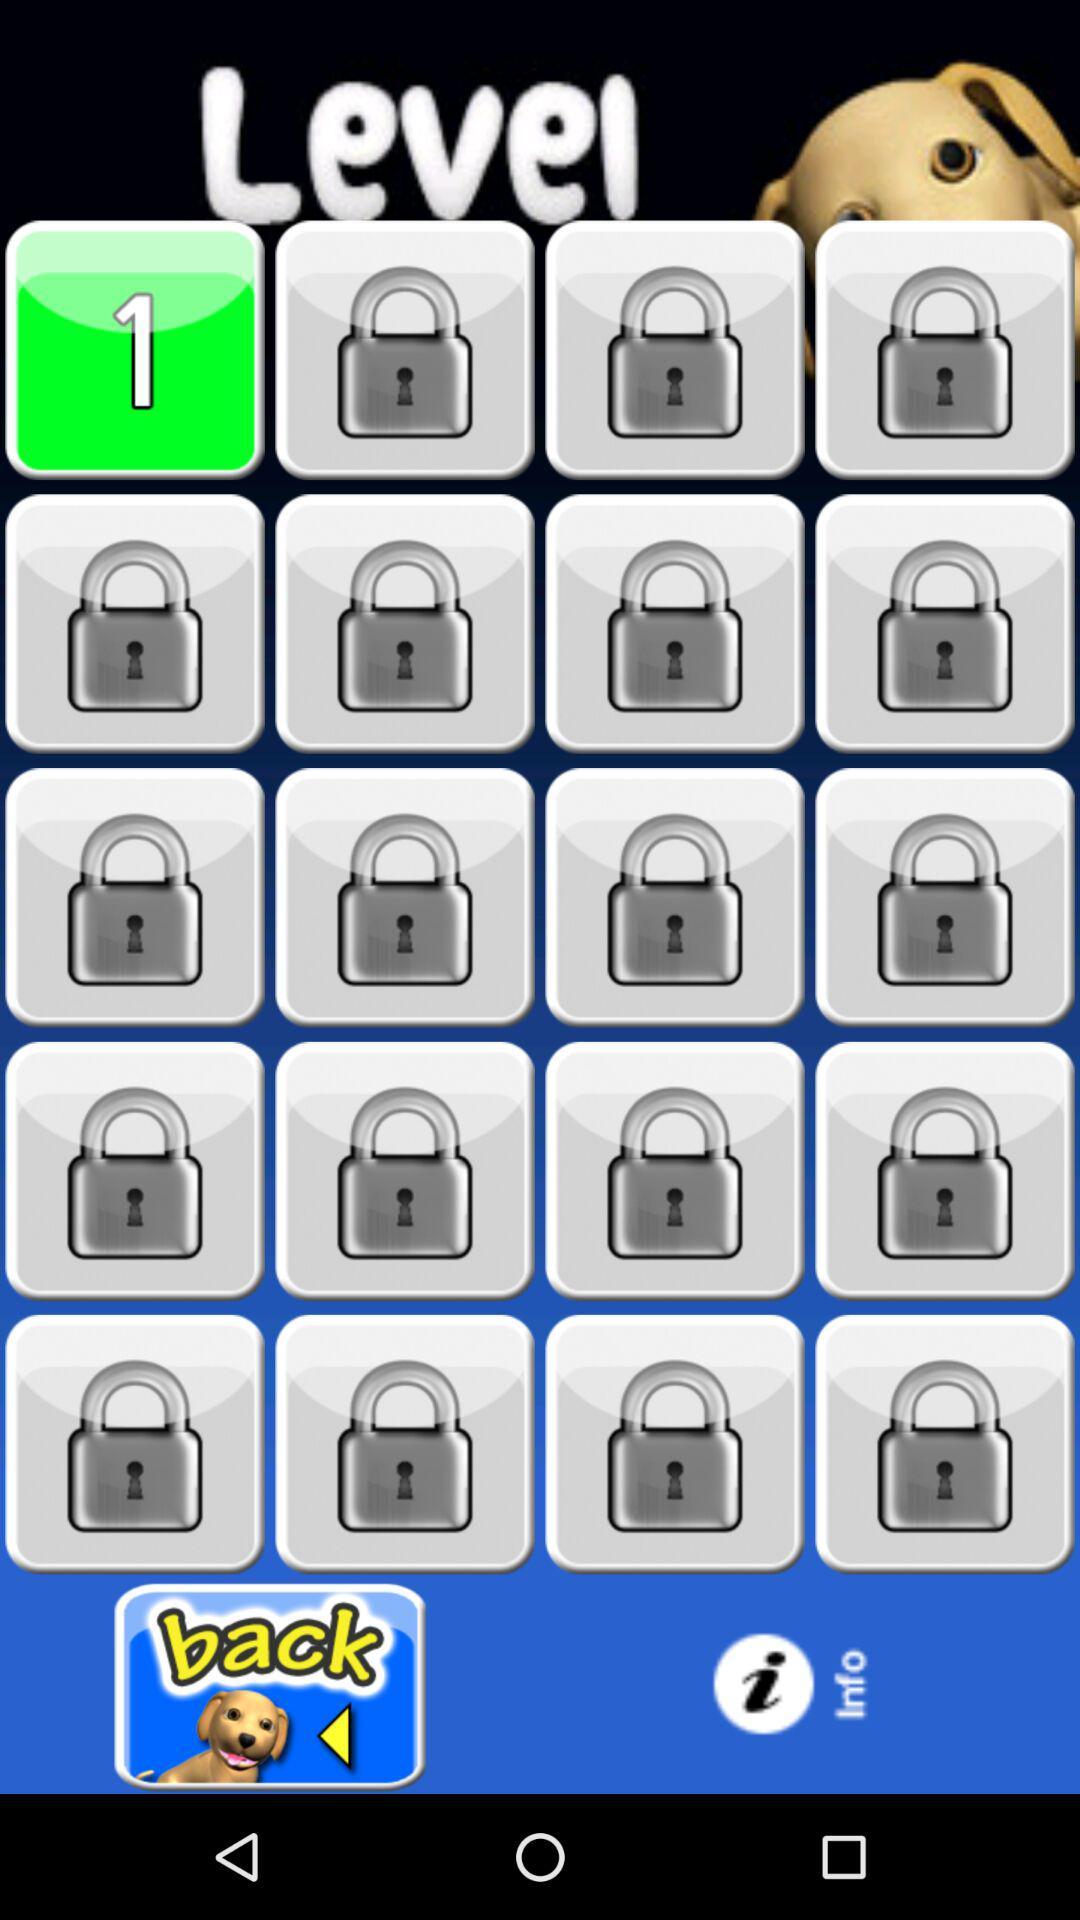 Image resolution: width=1080 pixels, height=1920 pixels. Describe the element at coordinates (945, 623) in the screenshot. I see `unlock the level` at that location.